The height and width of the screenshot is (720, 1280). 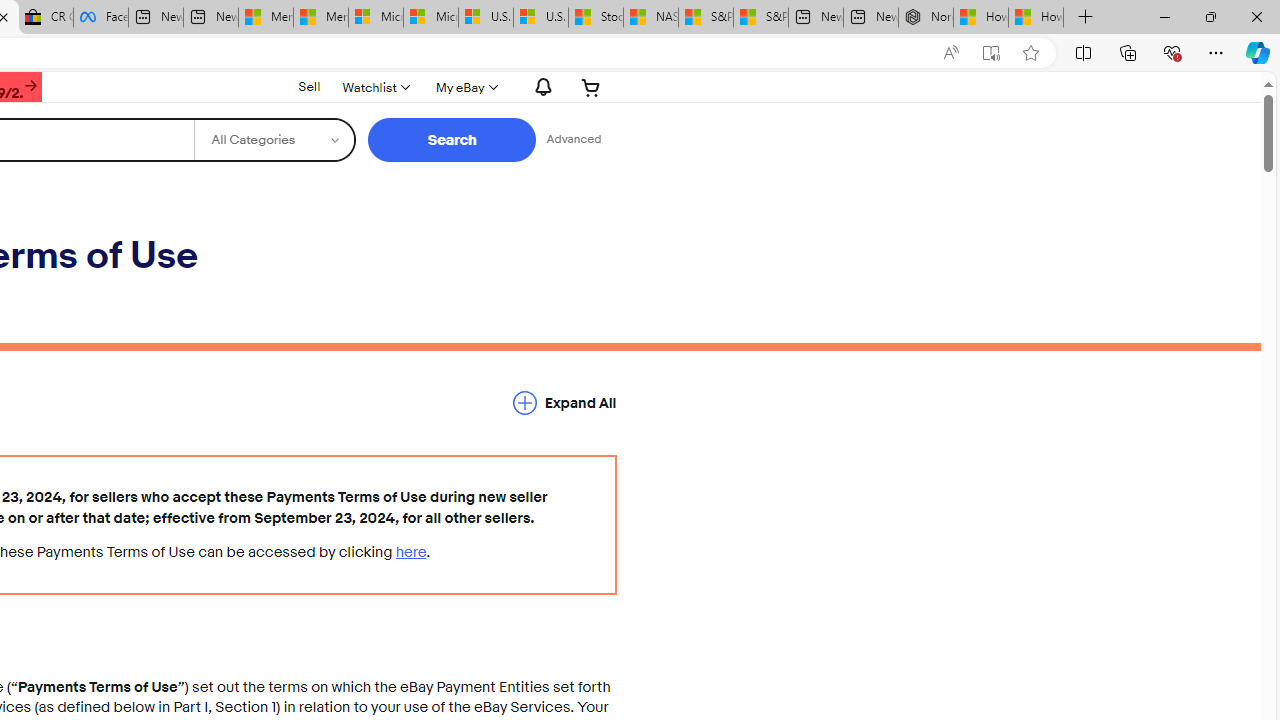 What do you see at coordinates (573, 139) in the screenshot?
I see `'Advanced Search'` at bounding box center [573, 139].